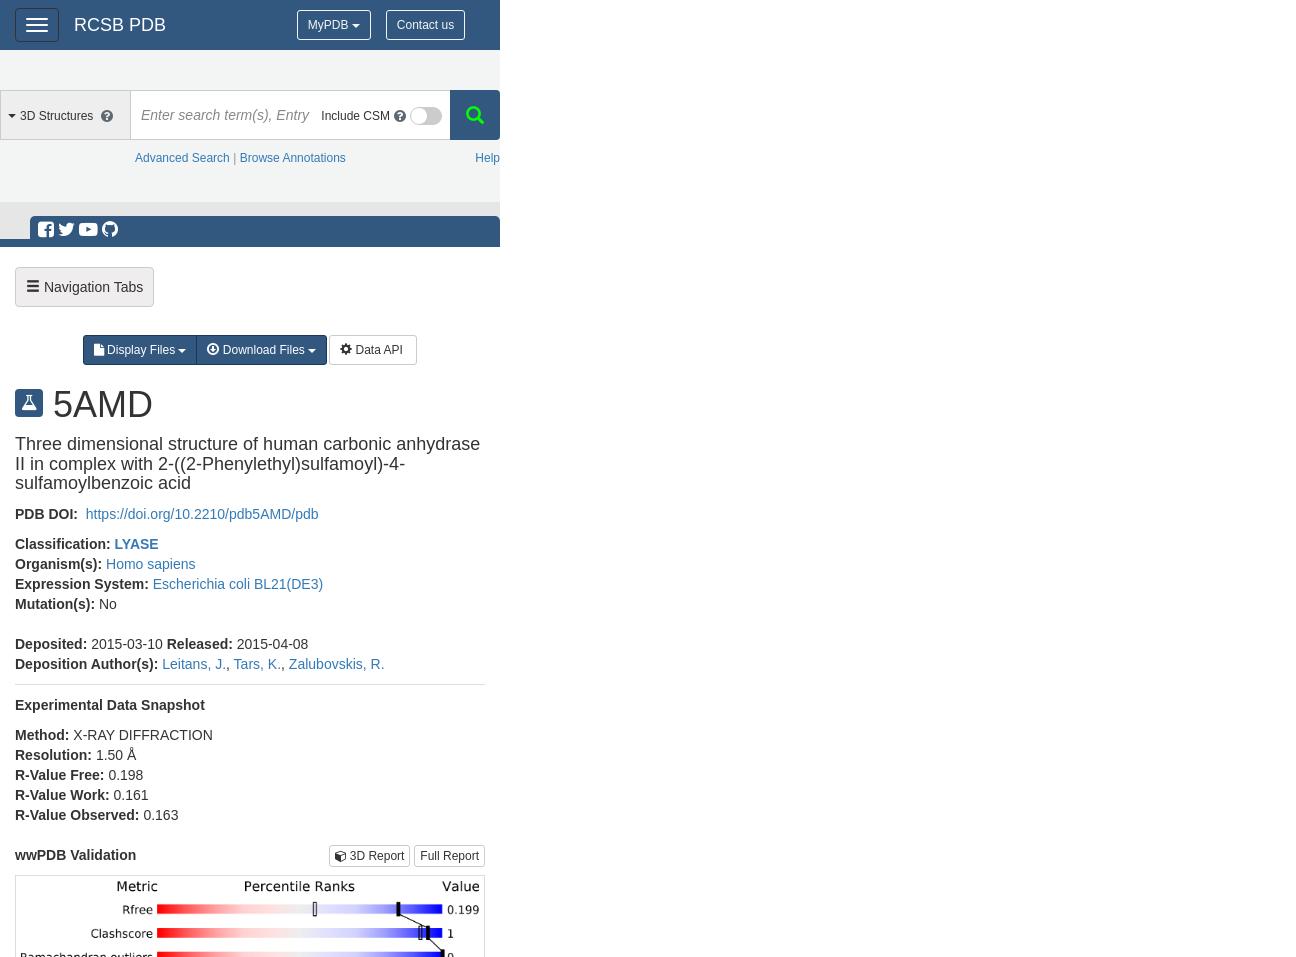 Image resolution: width=1296 pixels, height=957 pixels. What do you see at coordinates (486, 158) in the screenshot?
I see `'Help'` at bounding box center [486, 158].